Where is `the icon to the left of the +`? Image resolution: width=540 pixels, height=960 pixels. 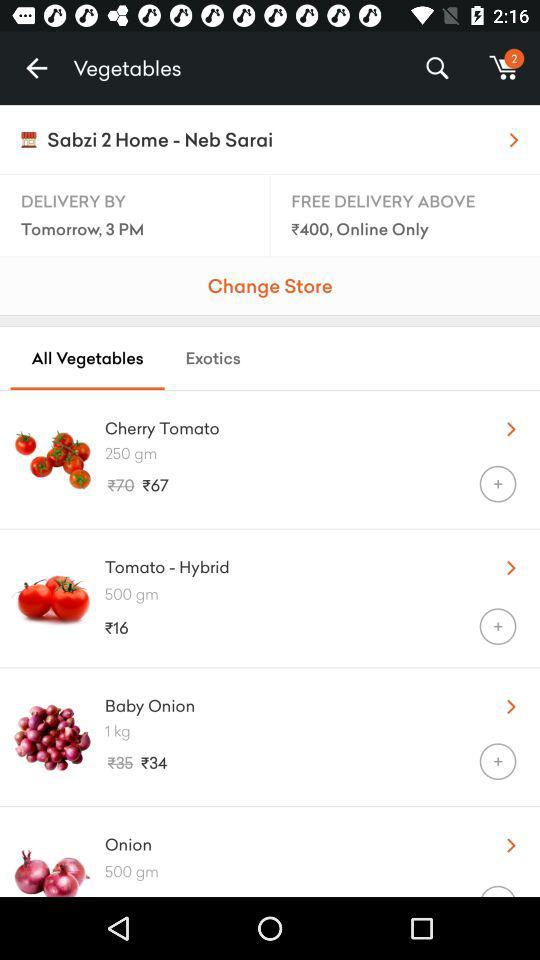
the icon to the left of the + is located at coordinates (268, 890).